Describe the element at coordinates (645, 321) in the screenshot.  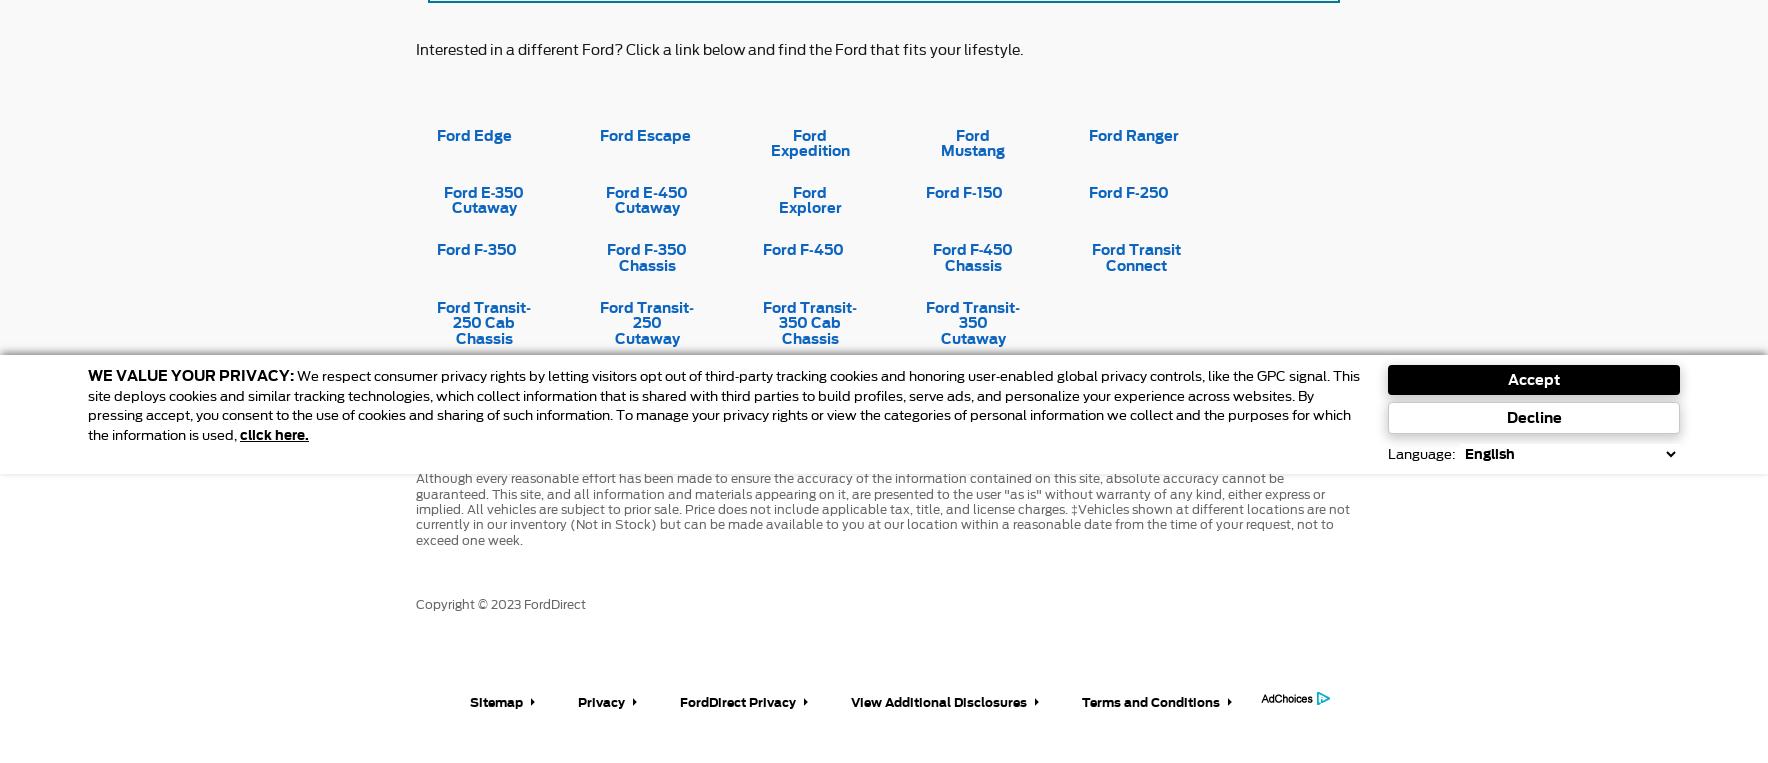
I see `'Ford Transit-250 Cutaway'` at that location.